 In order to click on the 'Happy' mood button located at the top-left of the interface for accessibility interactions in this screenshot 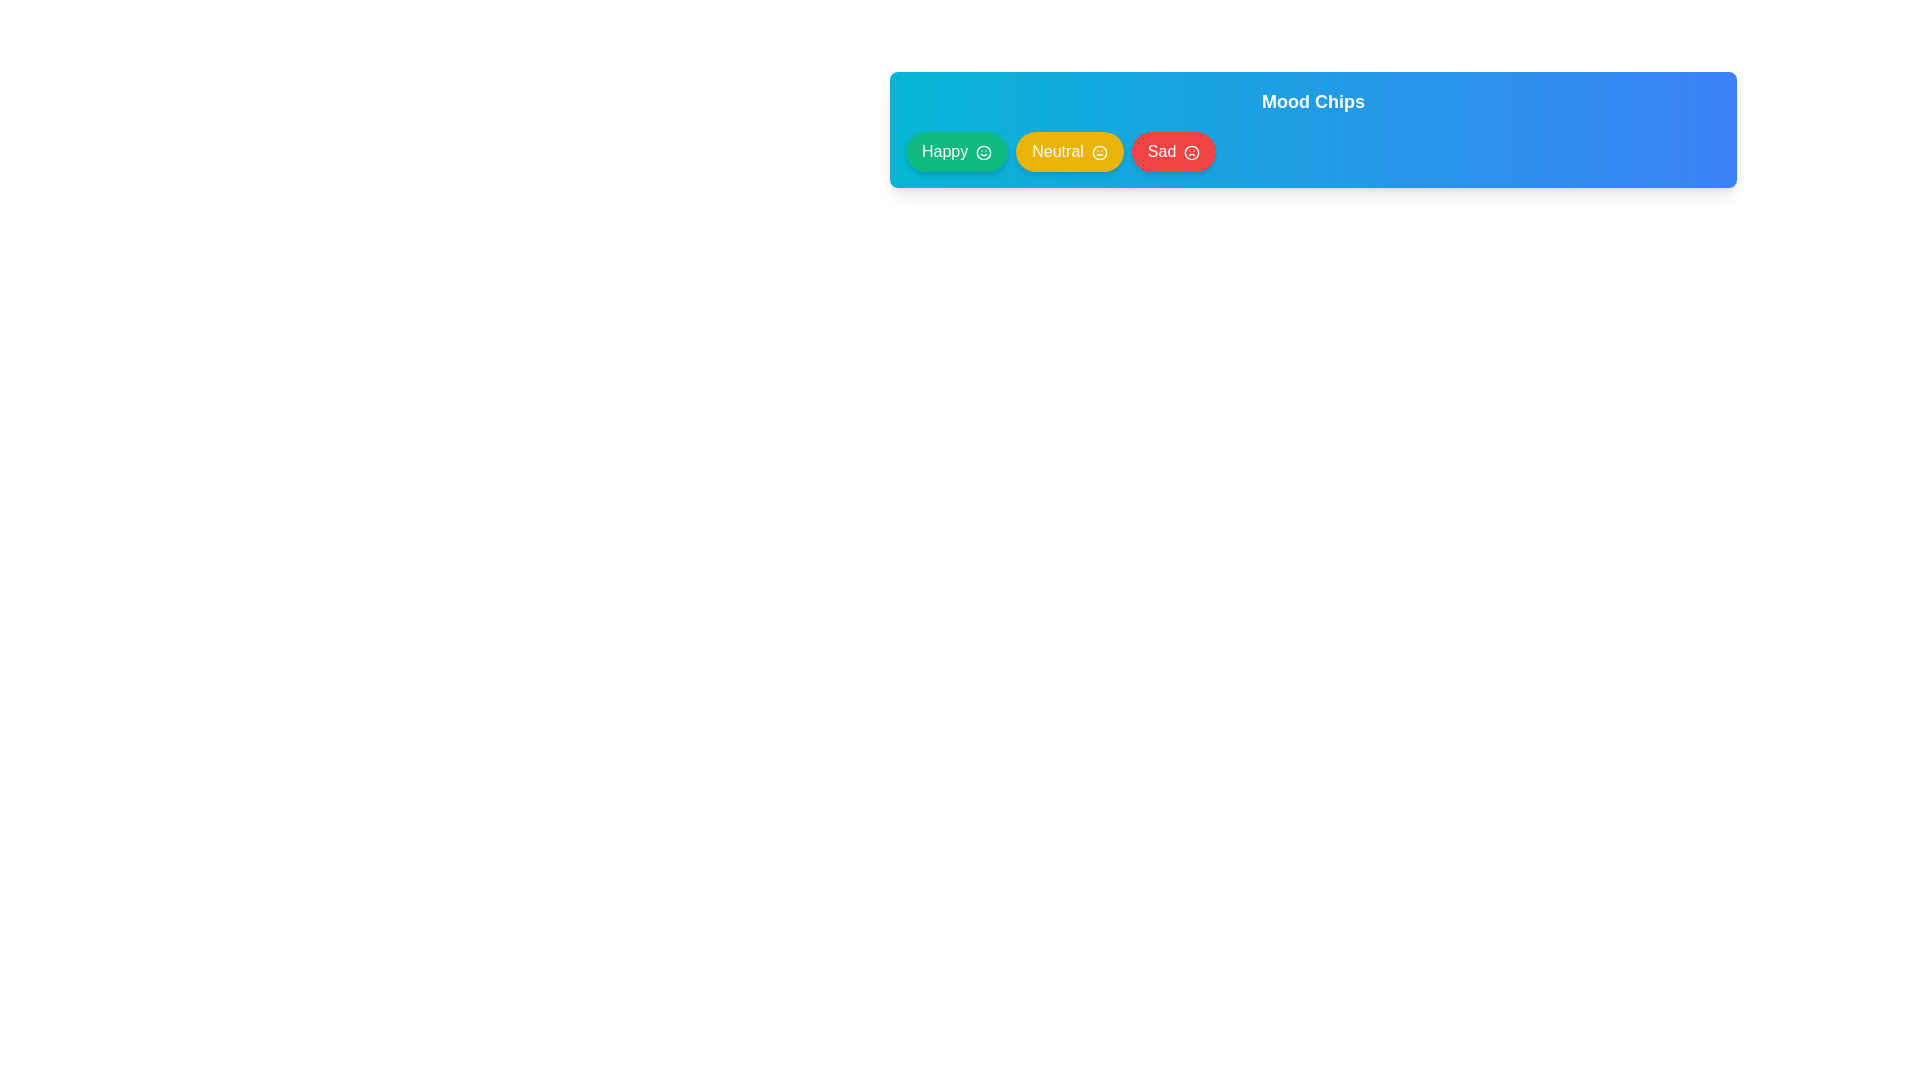, I will do `click(956, 150)`.